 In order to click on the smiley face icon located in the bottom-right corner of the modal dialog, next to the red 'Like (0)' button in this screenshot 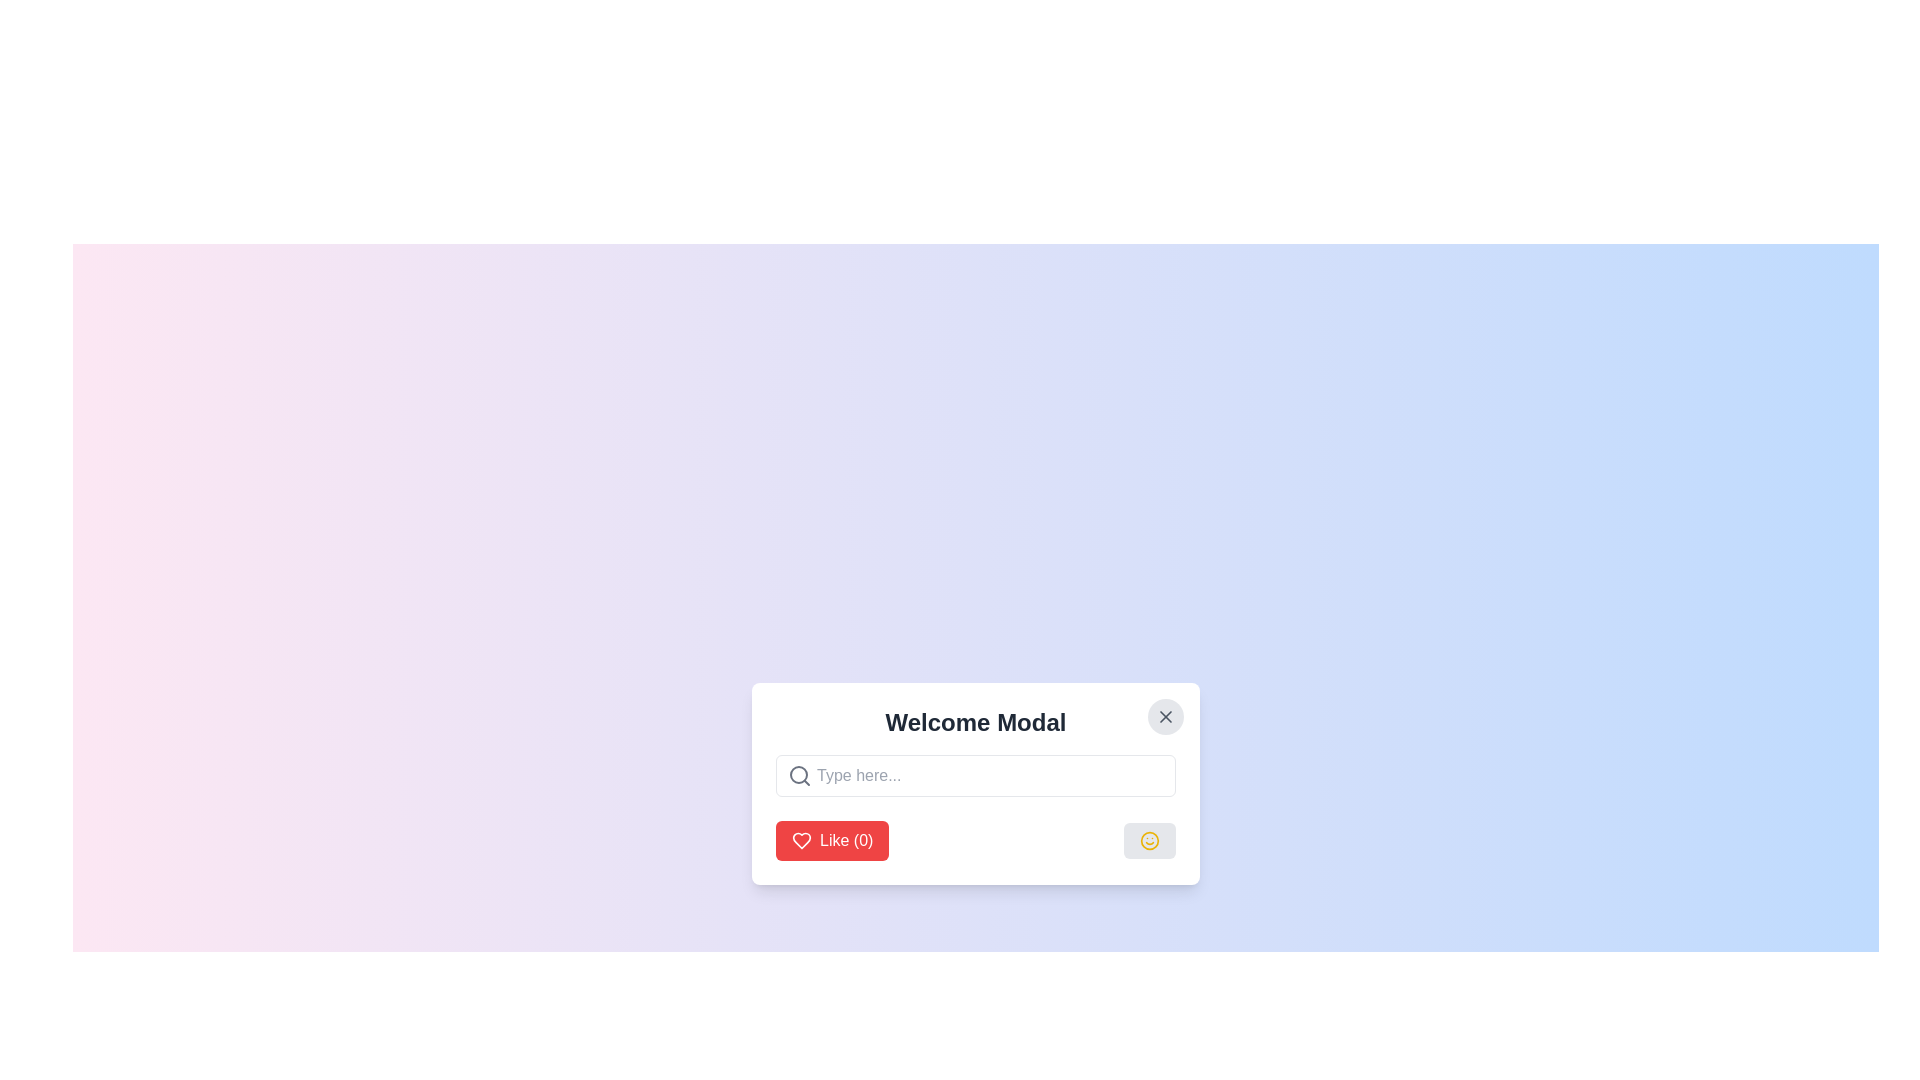, I will do `click(1150, 840)`.